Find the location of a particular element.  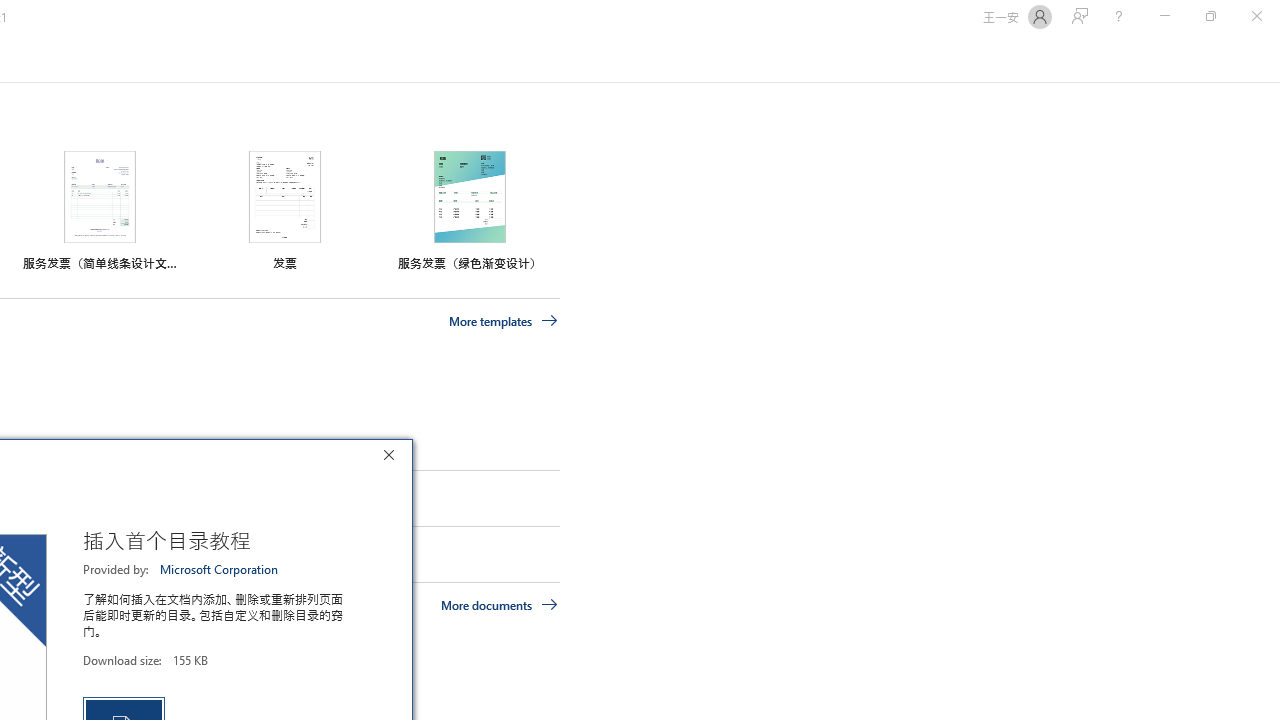

'More documents' is located at coordinates (499, 603).